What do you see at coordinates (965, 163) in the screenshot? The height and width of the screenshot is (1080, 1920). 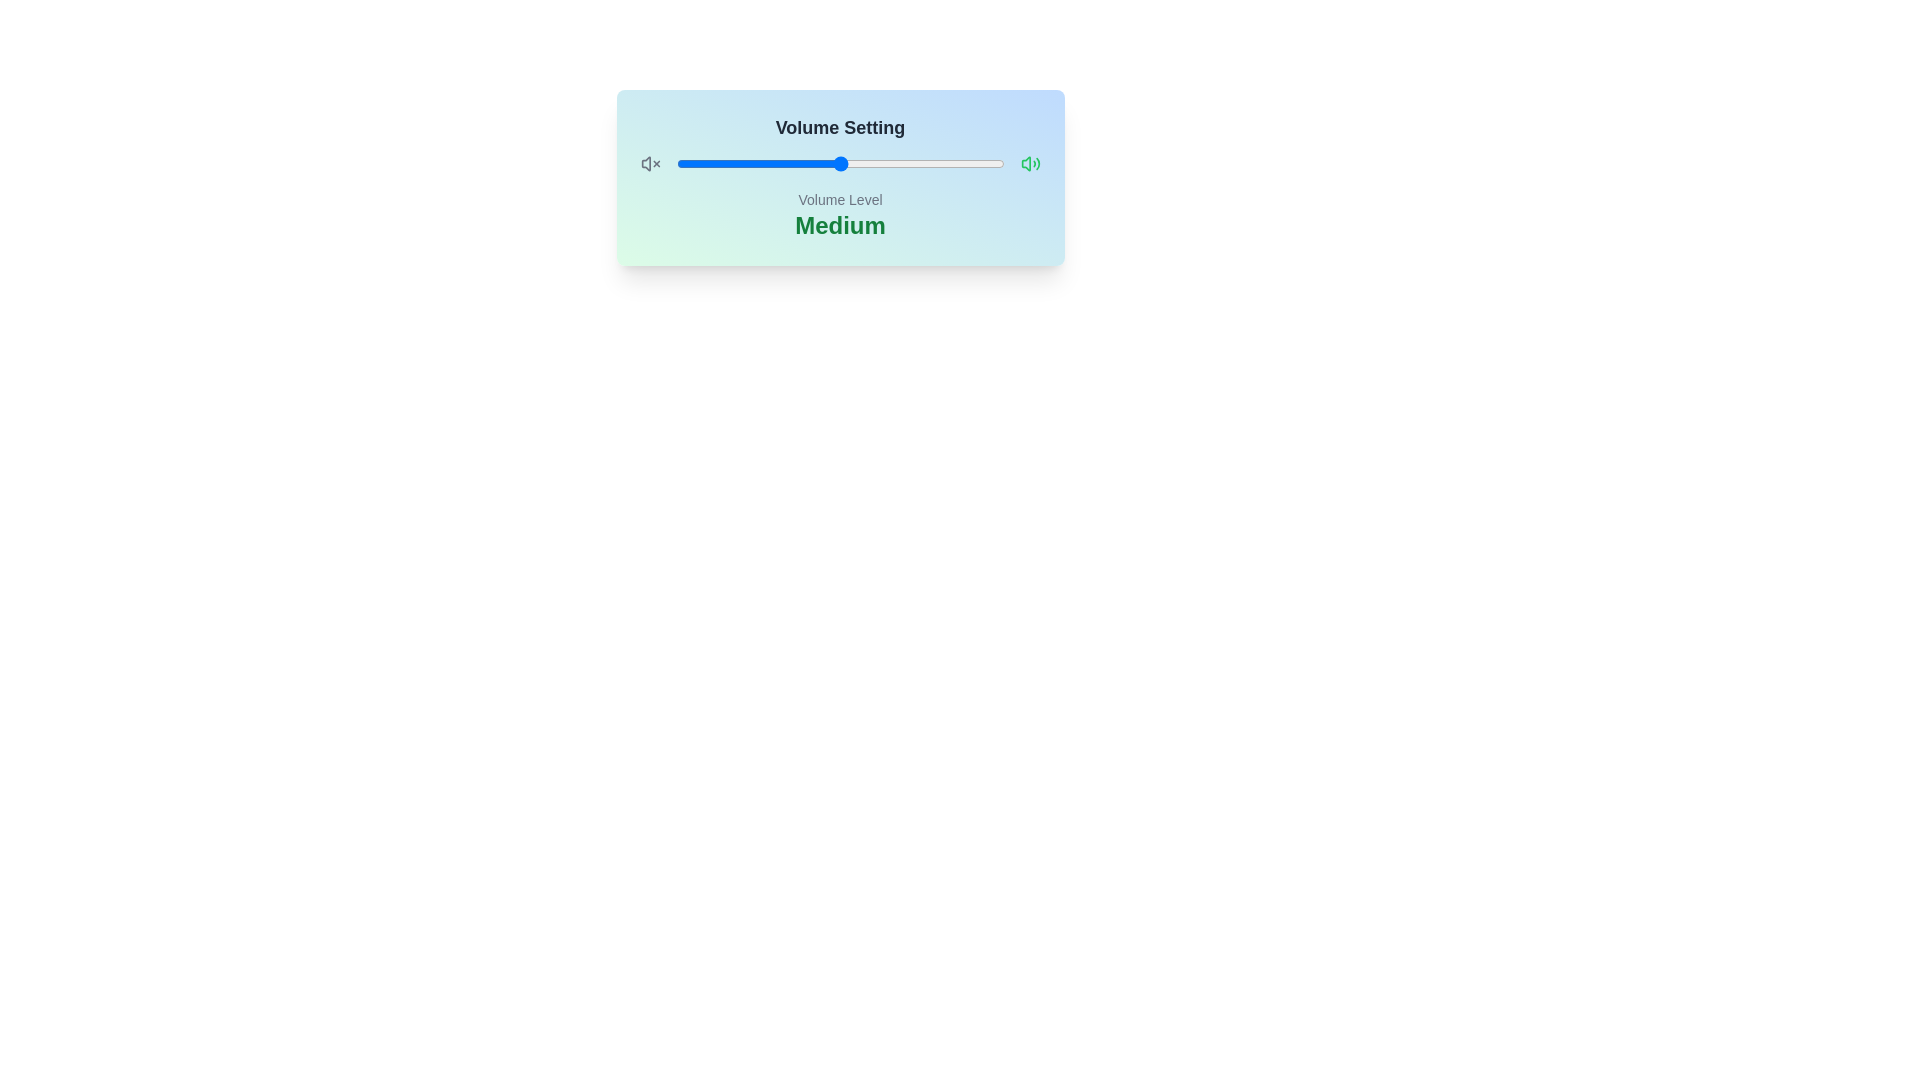 I see `the volume slider to 88%` at bounding box center [965, 163].